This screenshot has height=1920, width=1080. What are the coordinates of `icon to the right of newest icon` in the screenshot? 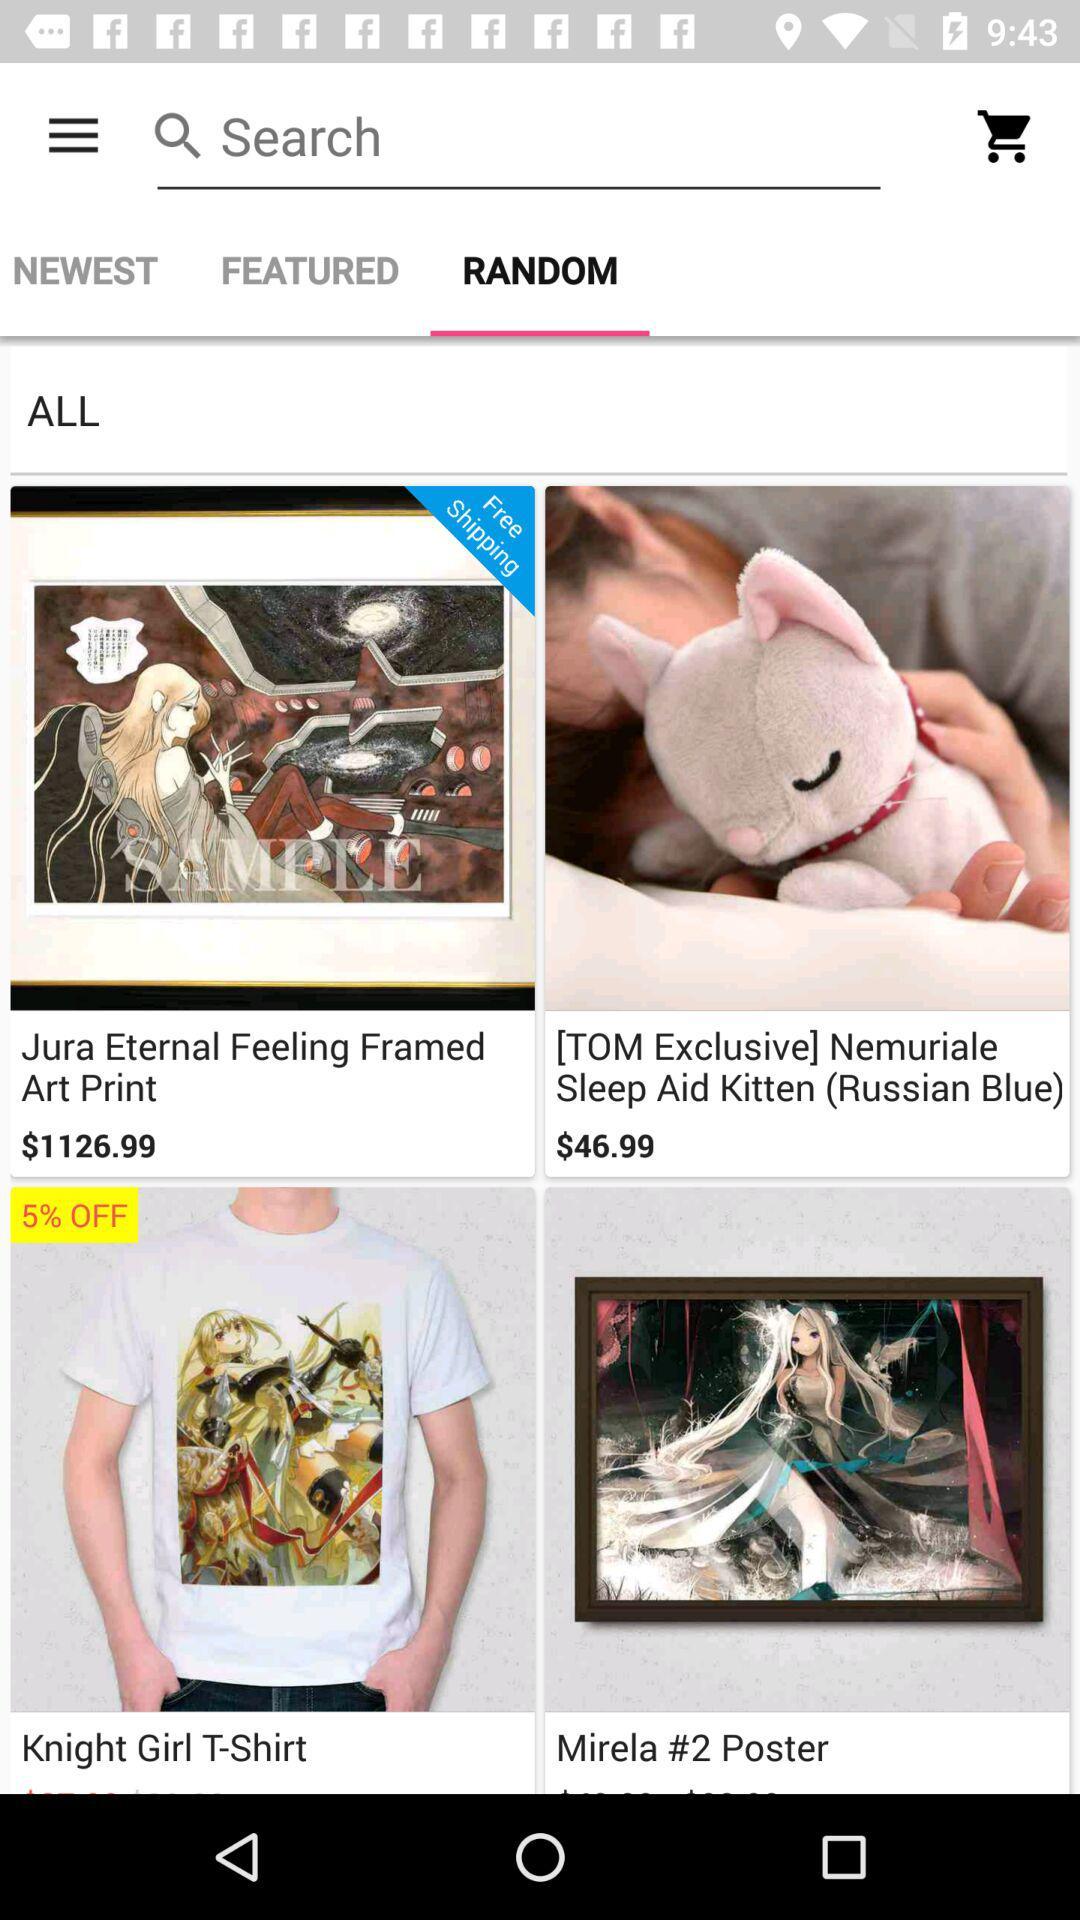 It's located at (309, 269).